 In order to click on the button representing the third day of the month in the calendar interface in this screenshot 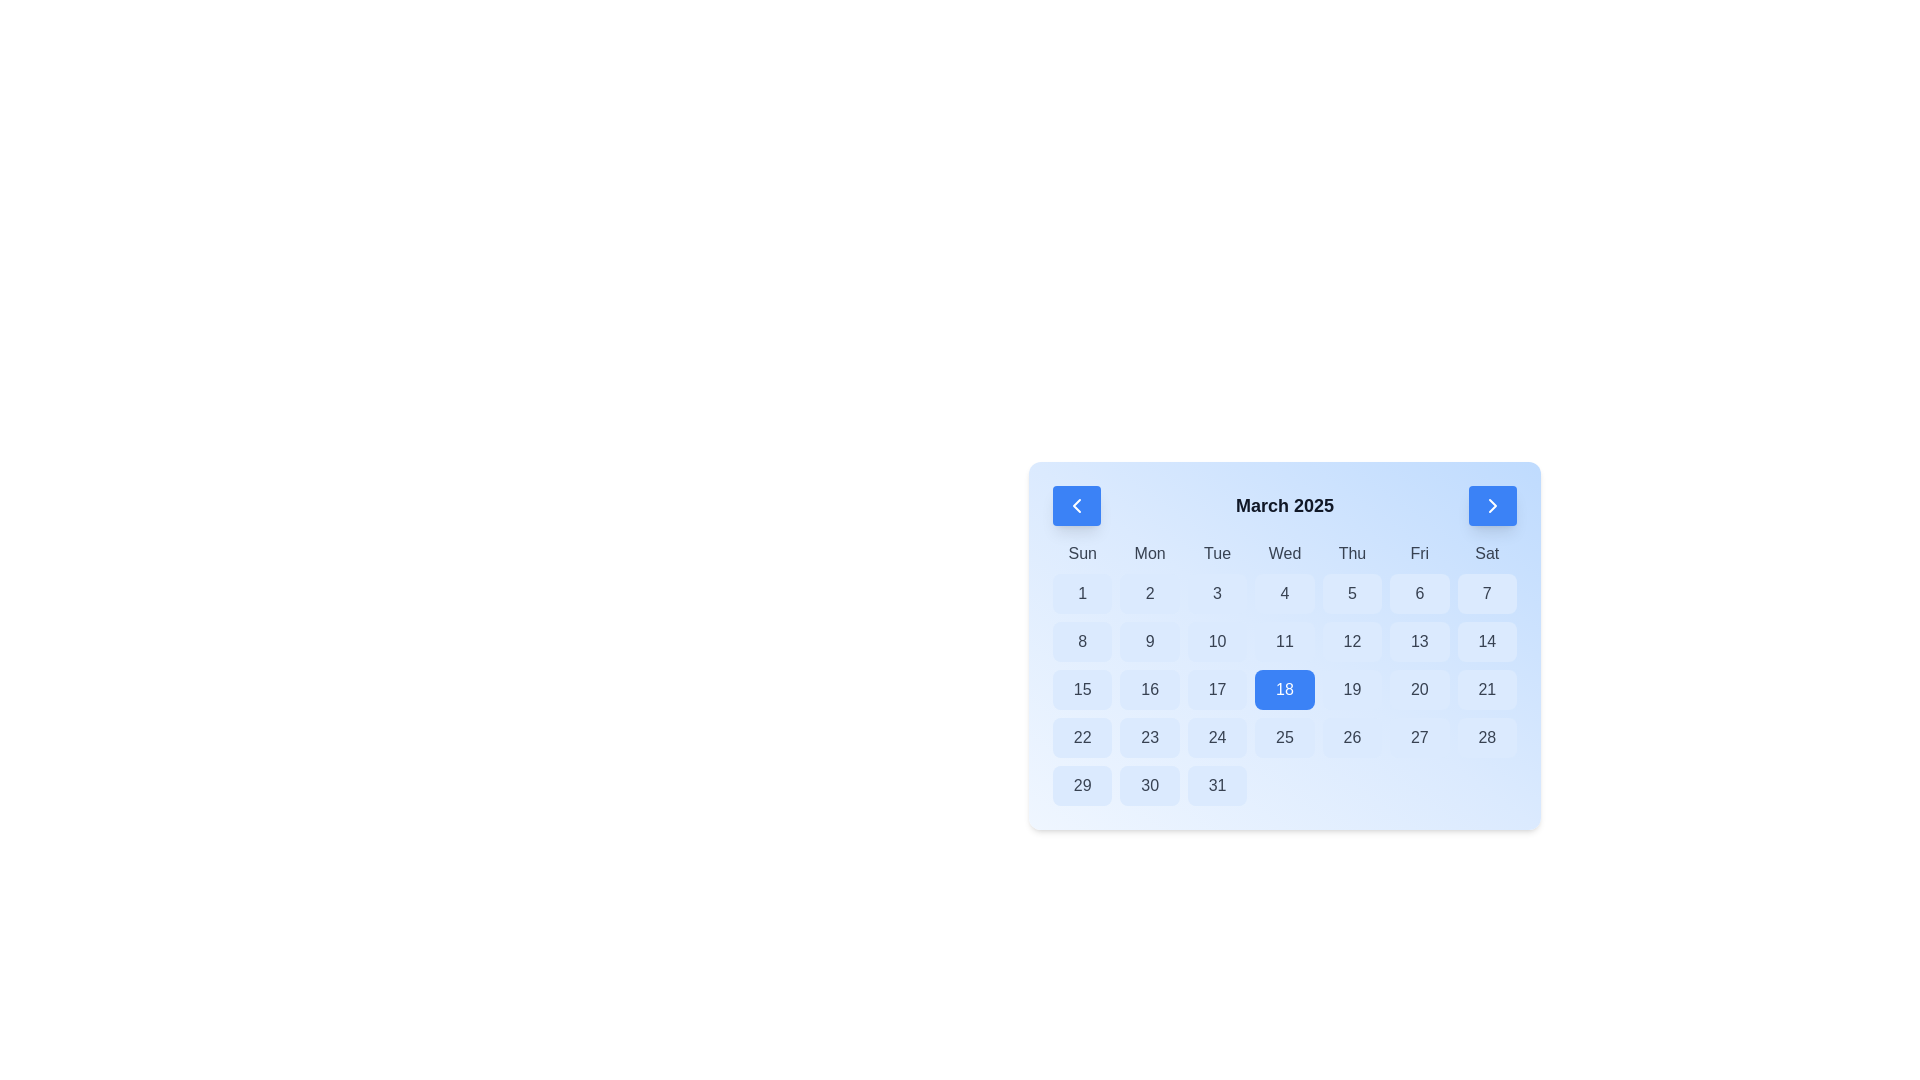, I will do `click(1216, 593)`.